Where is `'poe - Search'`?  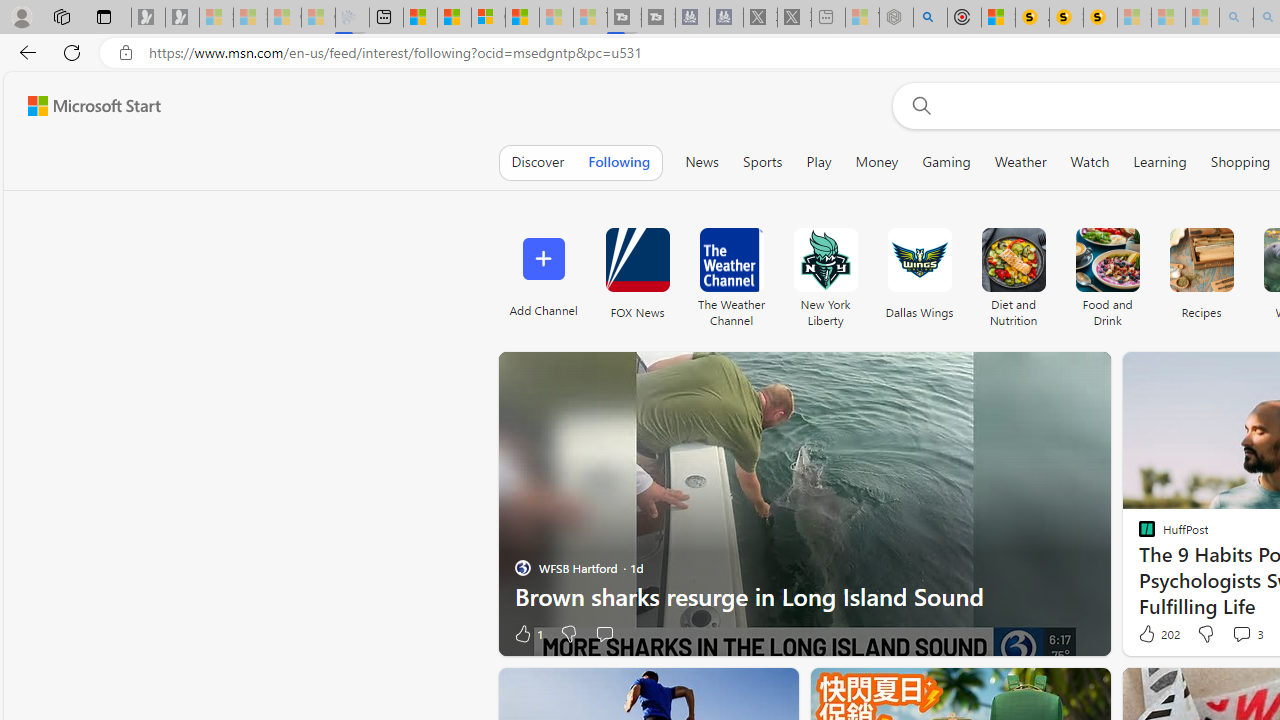 'poe - Search' is located at coordinates (929, 17).